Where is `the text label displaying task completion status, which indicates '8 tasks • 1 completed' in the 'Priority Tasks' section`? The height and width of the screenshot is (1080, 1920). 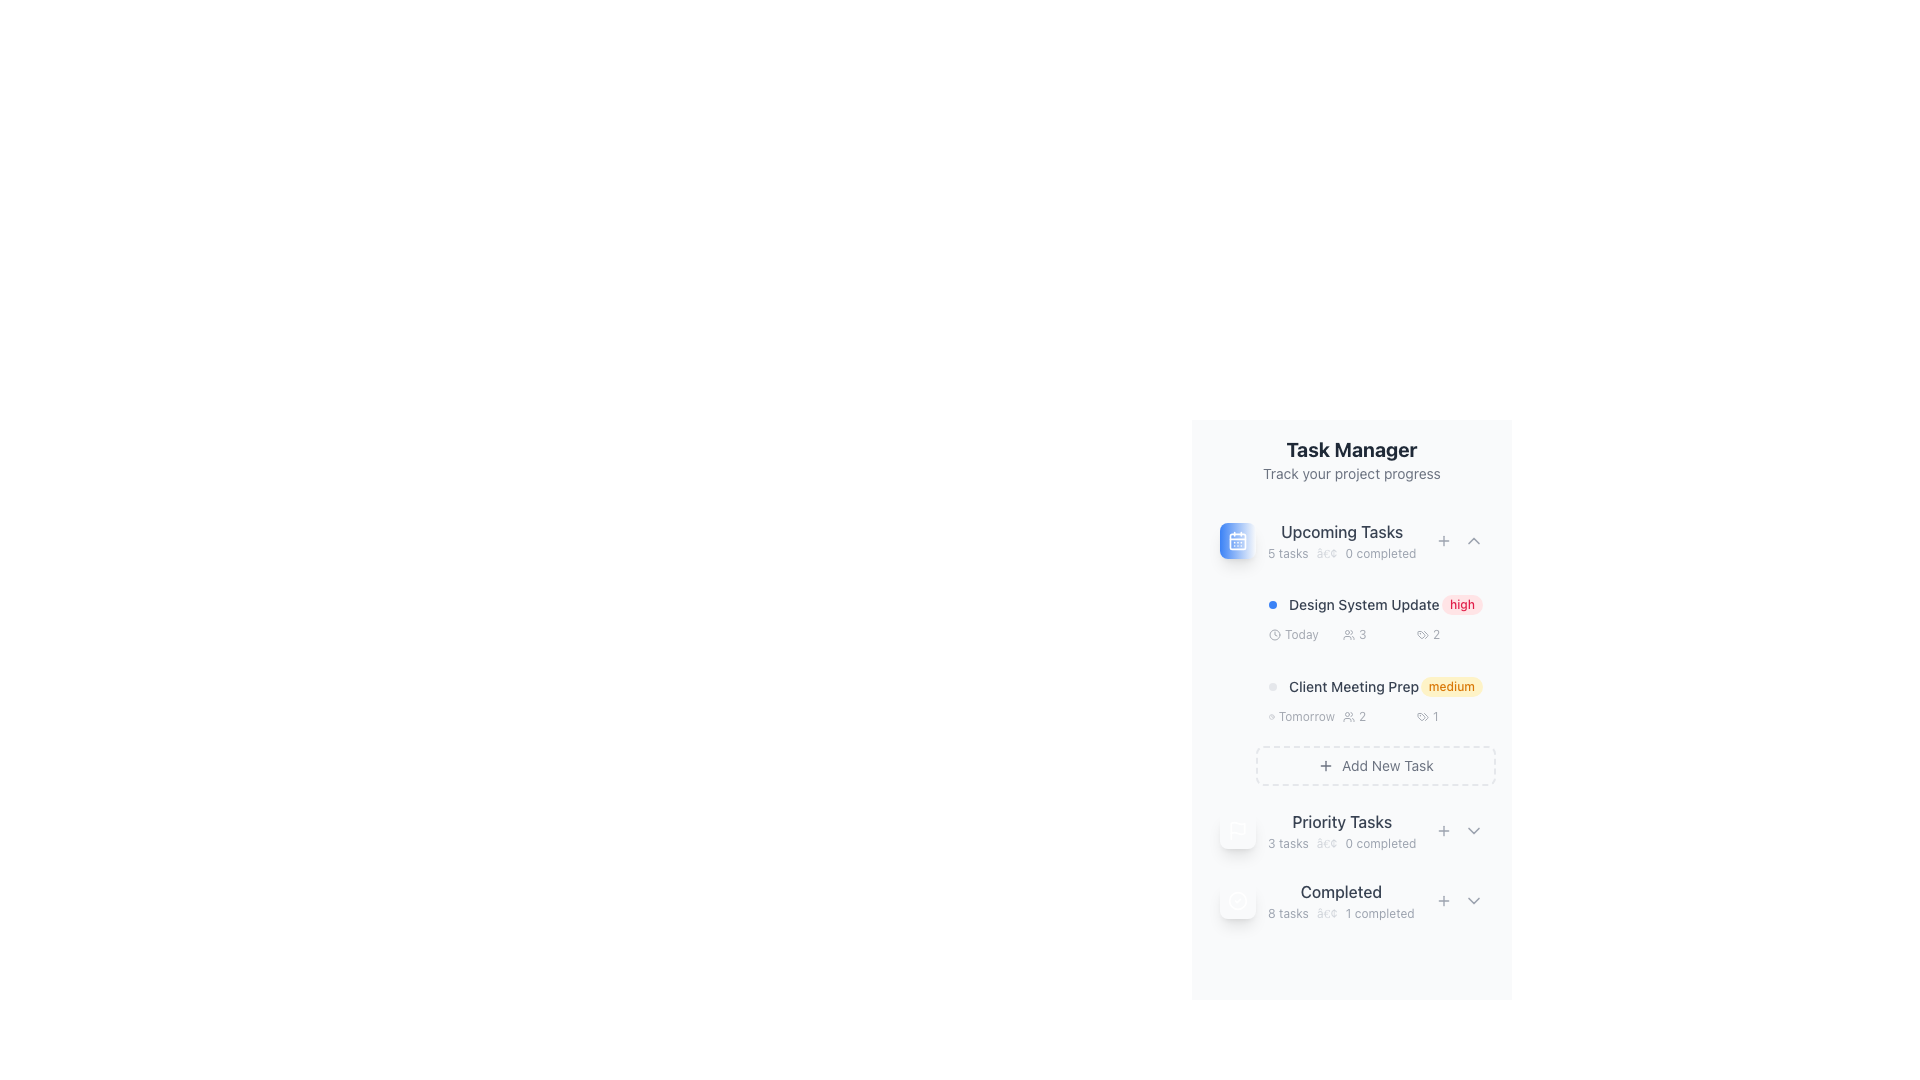
the text label displaying task completion status, which indicates '8 tasks • 1 completed' in the 'Priority Tasks' section is located at coordinates (1341, 890).